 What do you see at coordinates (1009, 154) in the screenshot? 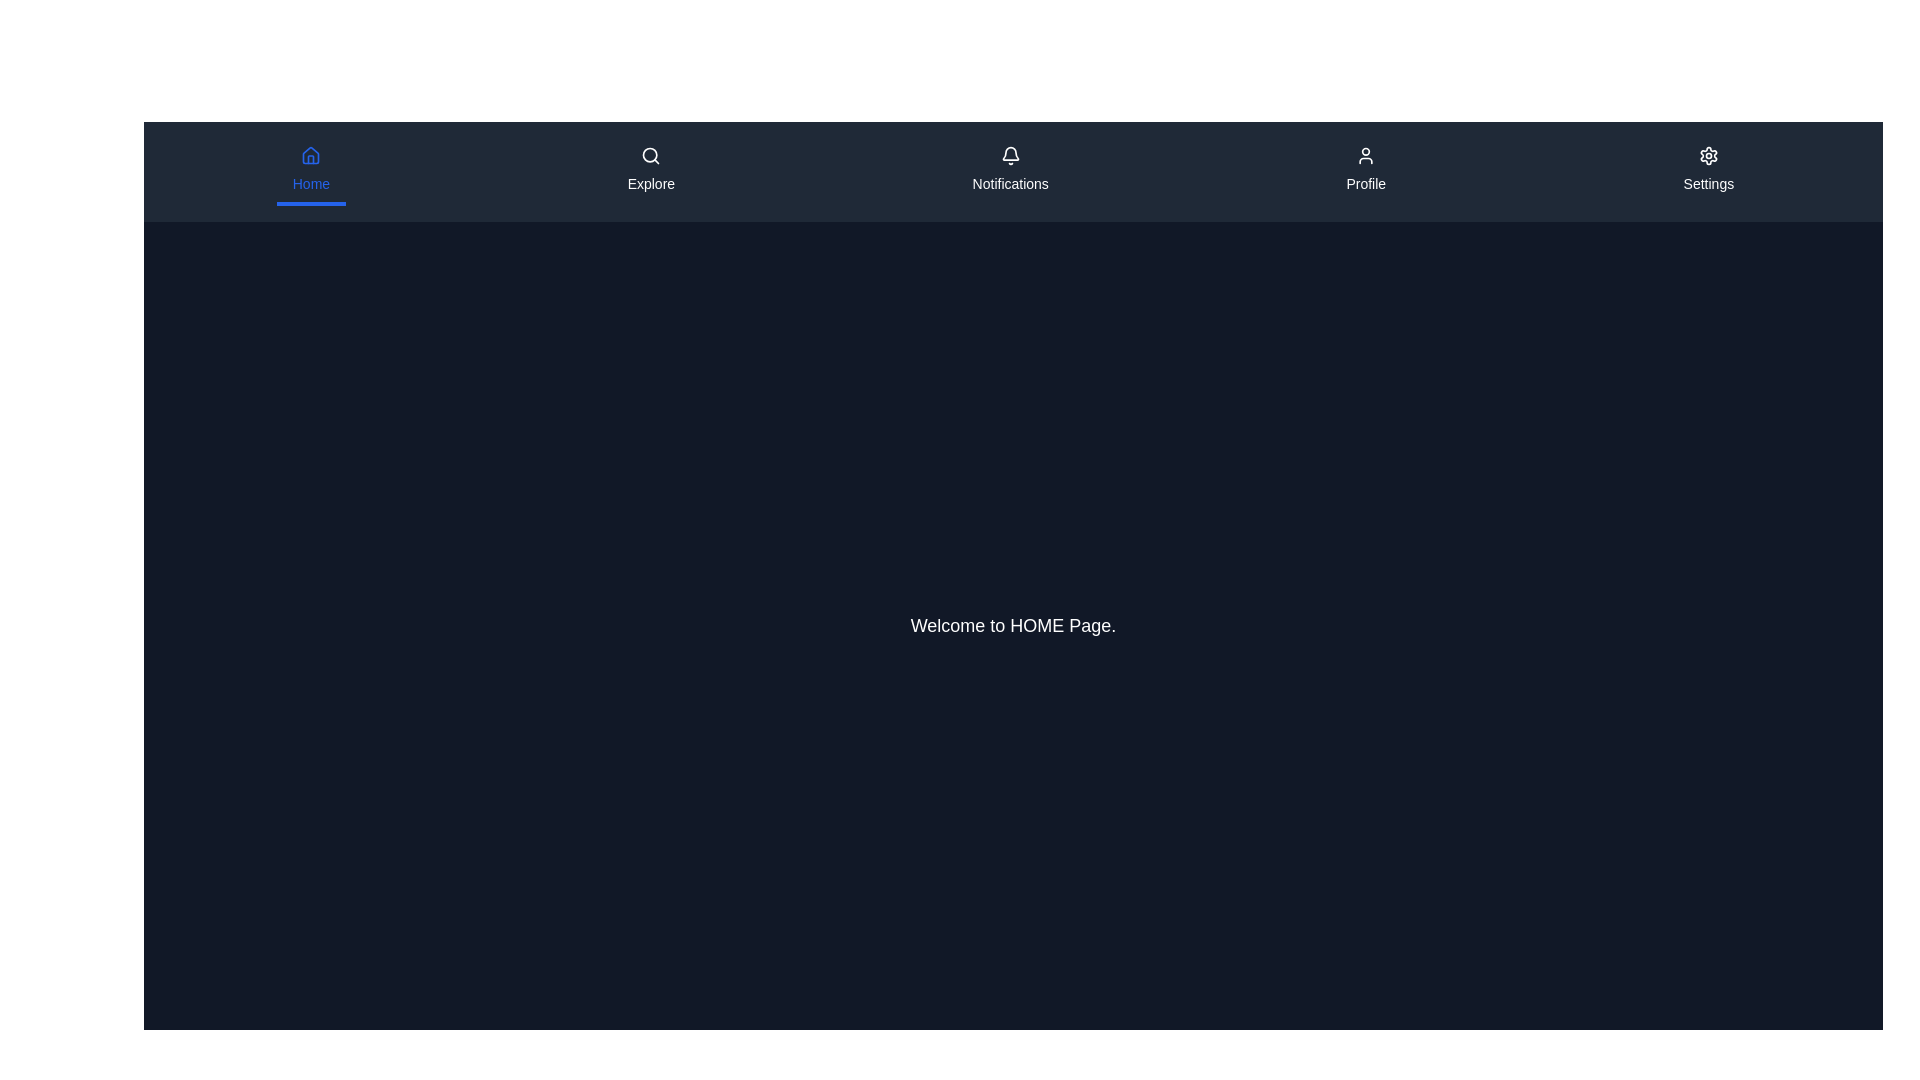
I see `the bell-shaped notification icon` at bounding box center [1009, 154].